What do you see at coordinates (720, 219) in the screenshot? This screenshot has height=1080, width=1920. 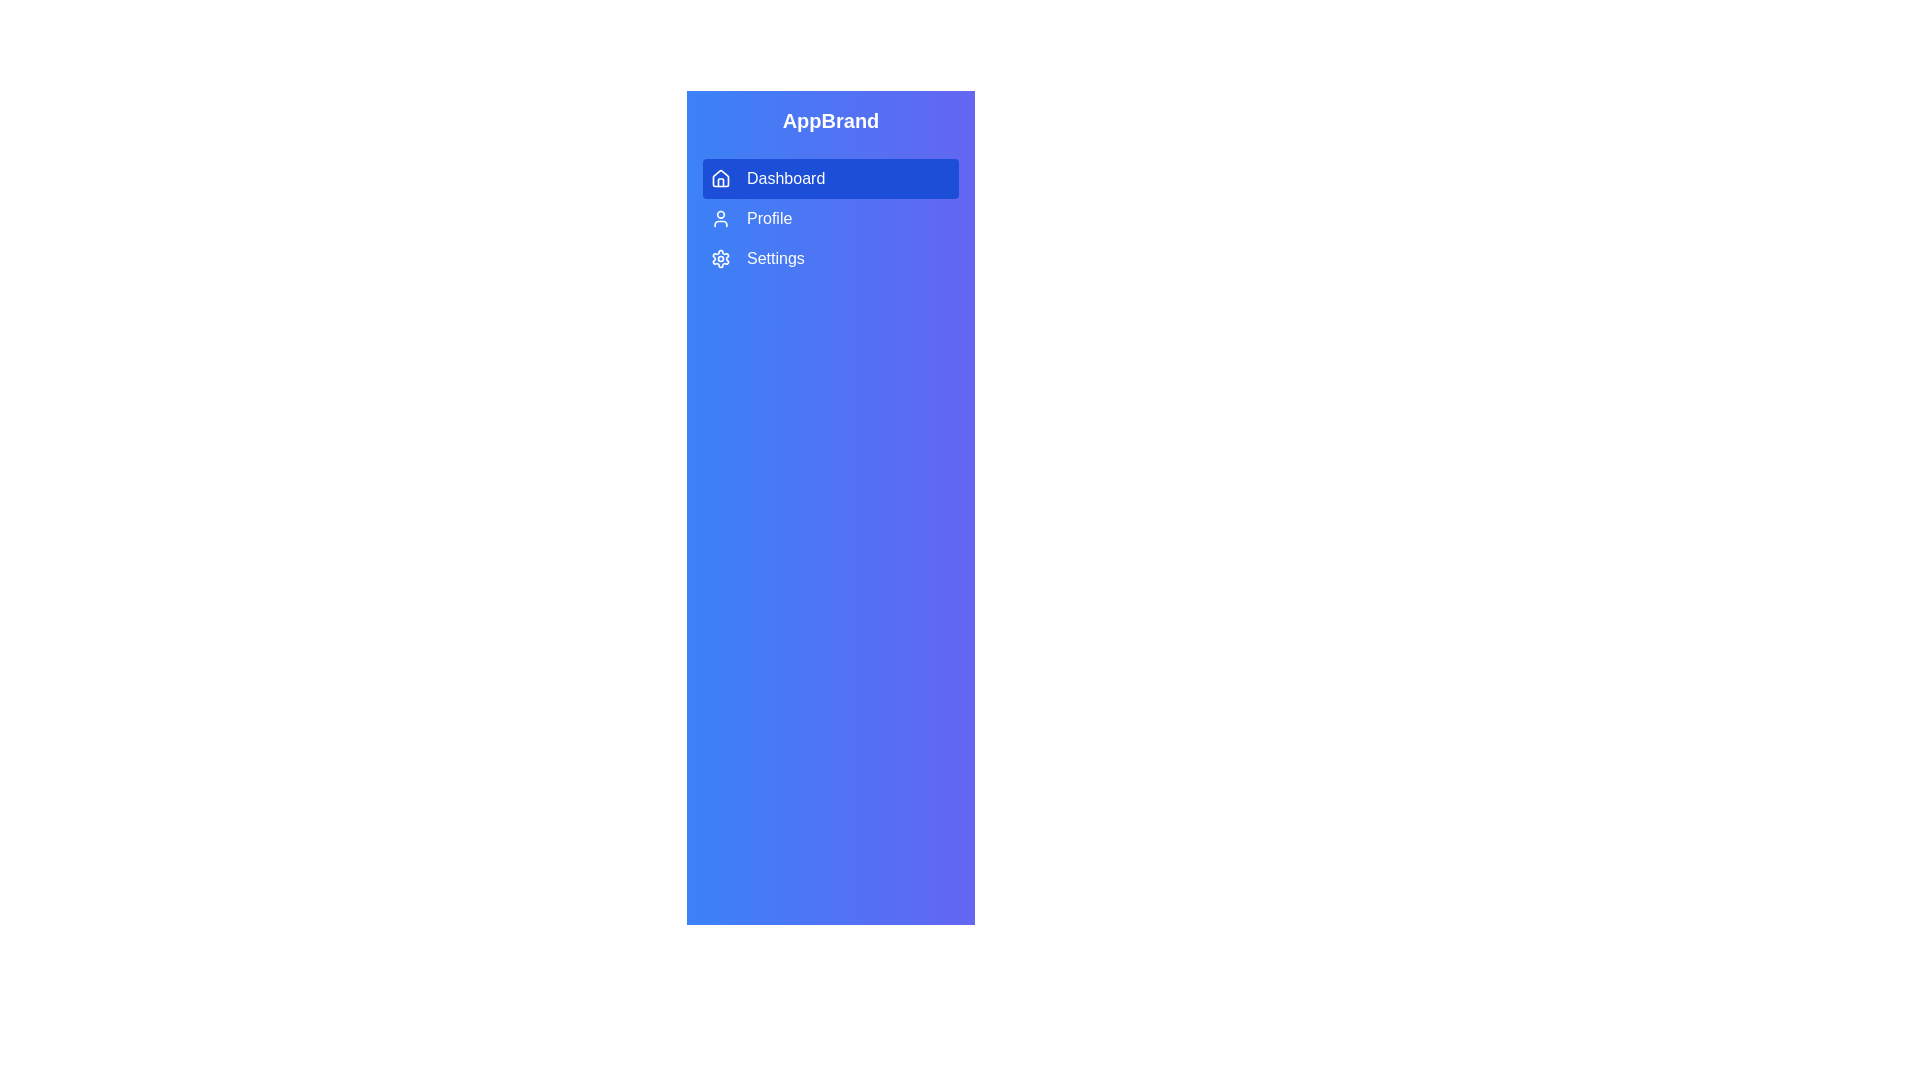 I see `the Profile icon in the left navigation menu` at bounding box center [720, 219].